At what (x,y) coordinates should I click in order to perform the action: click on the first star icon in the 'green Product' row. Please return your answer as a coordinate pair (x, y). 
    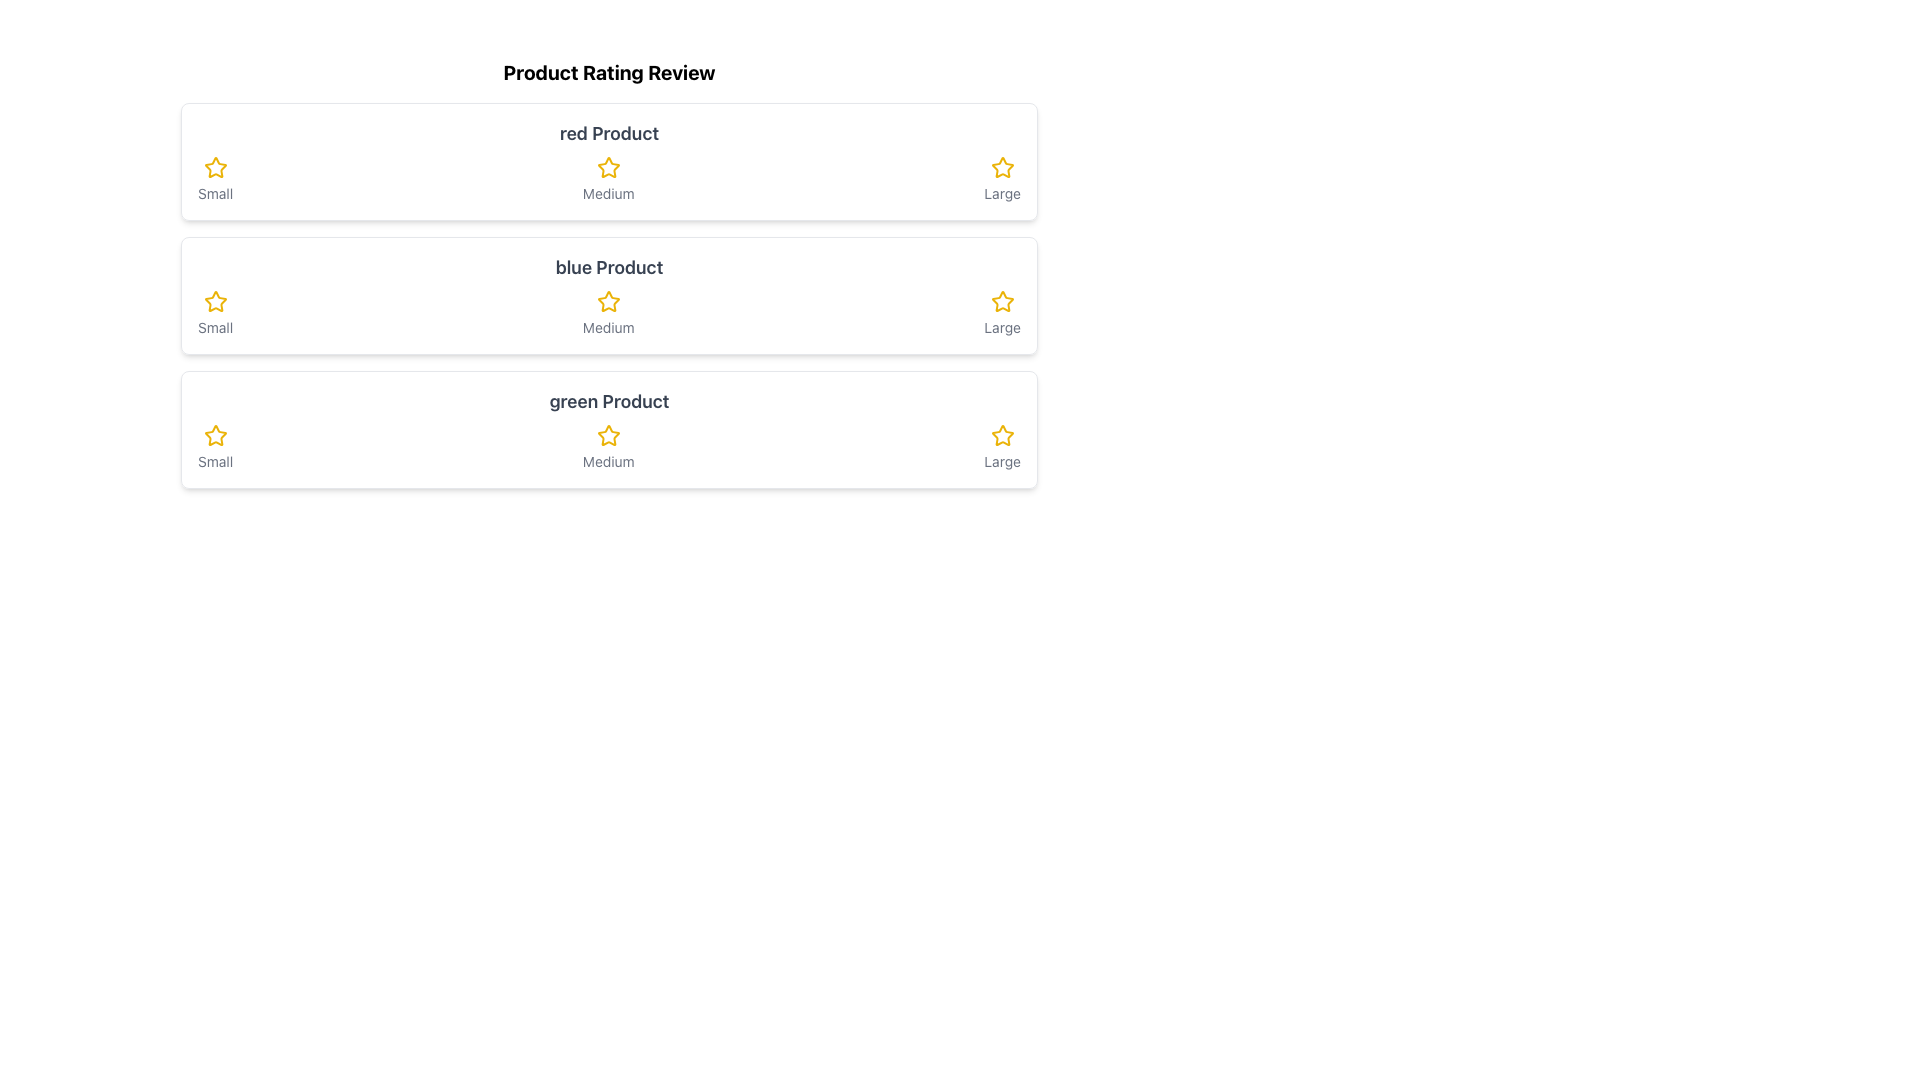
    Looking at the image, I should click on (215, 434).